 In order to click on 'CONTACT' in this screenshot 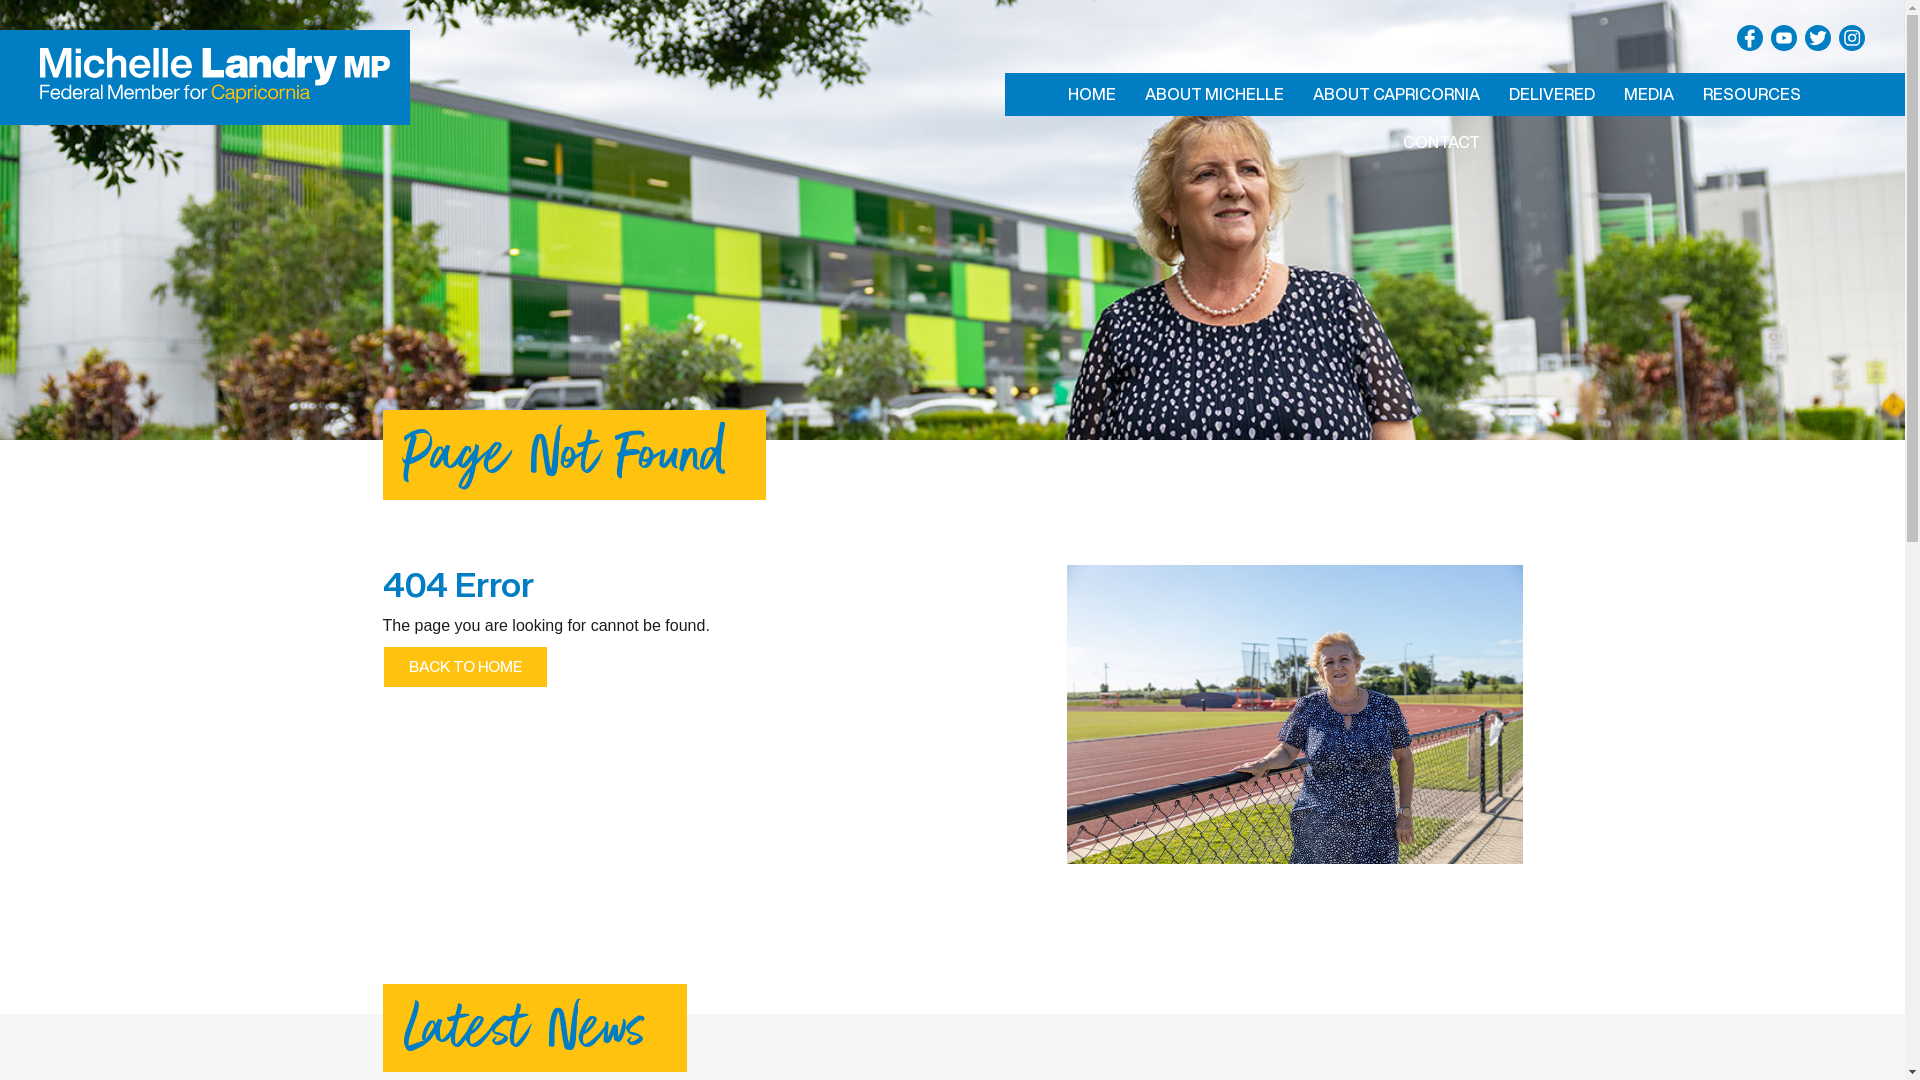, I will do `click(1441, 141)`.